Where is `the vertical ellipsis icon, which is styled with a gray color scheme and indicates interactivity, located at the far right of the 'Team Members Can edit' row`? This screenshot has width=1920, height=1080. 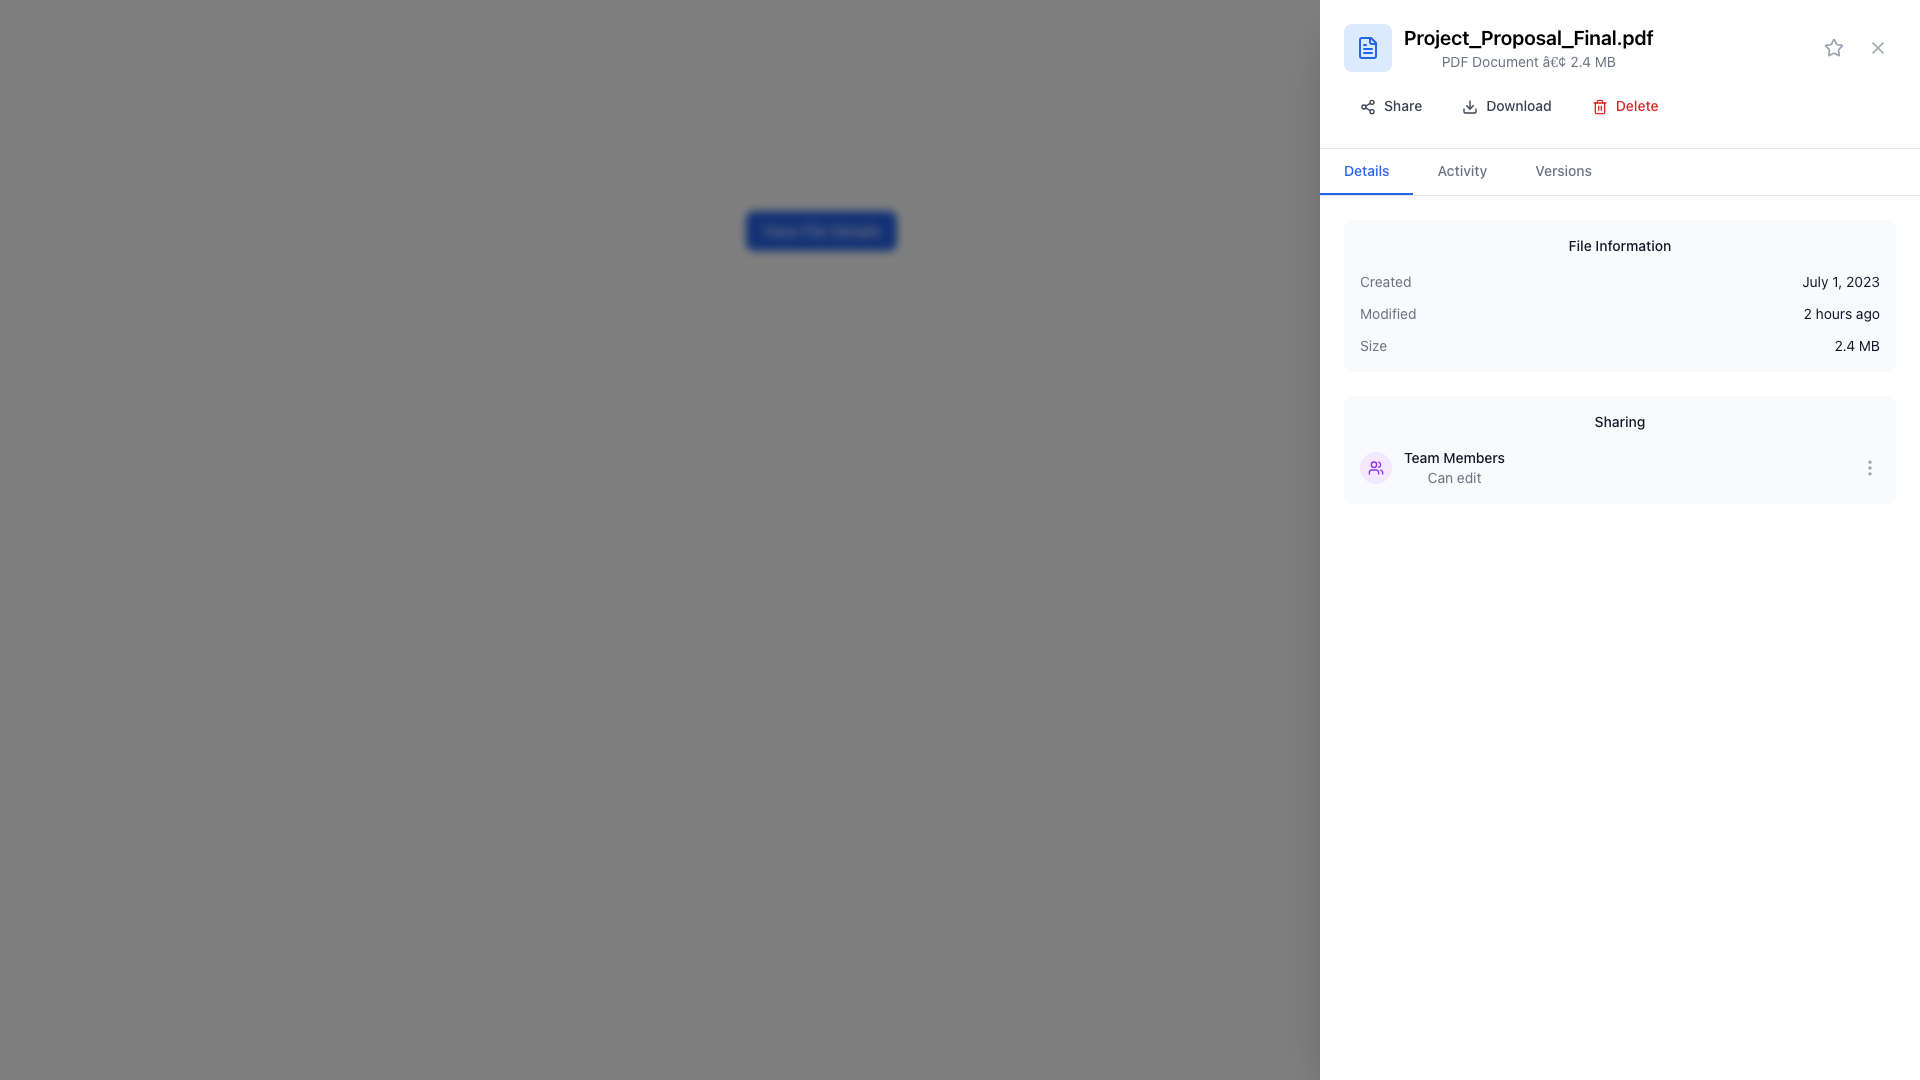 the vertical ellipsis icon, which is styled with a gray color scheme and indicates interactivity, located at the far right of the 'Team Members Can edit' row is located at coordinates (1869, 467).